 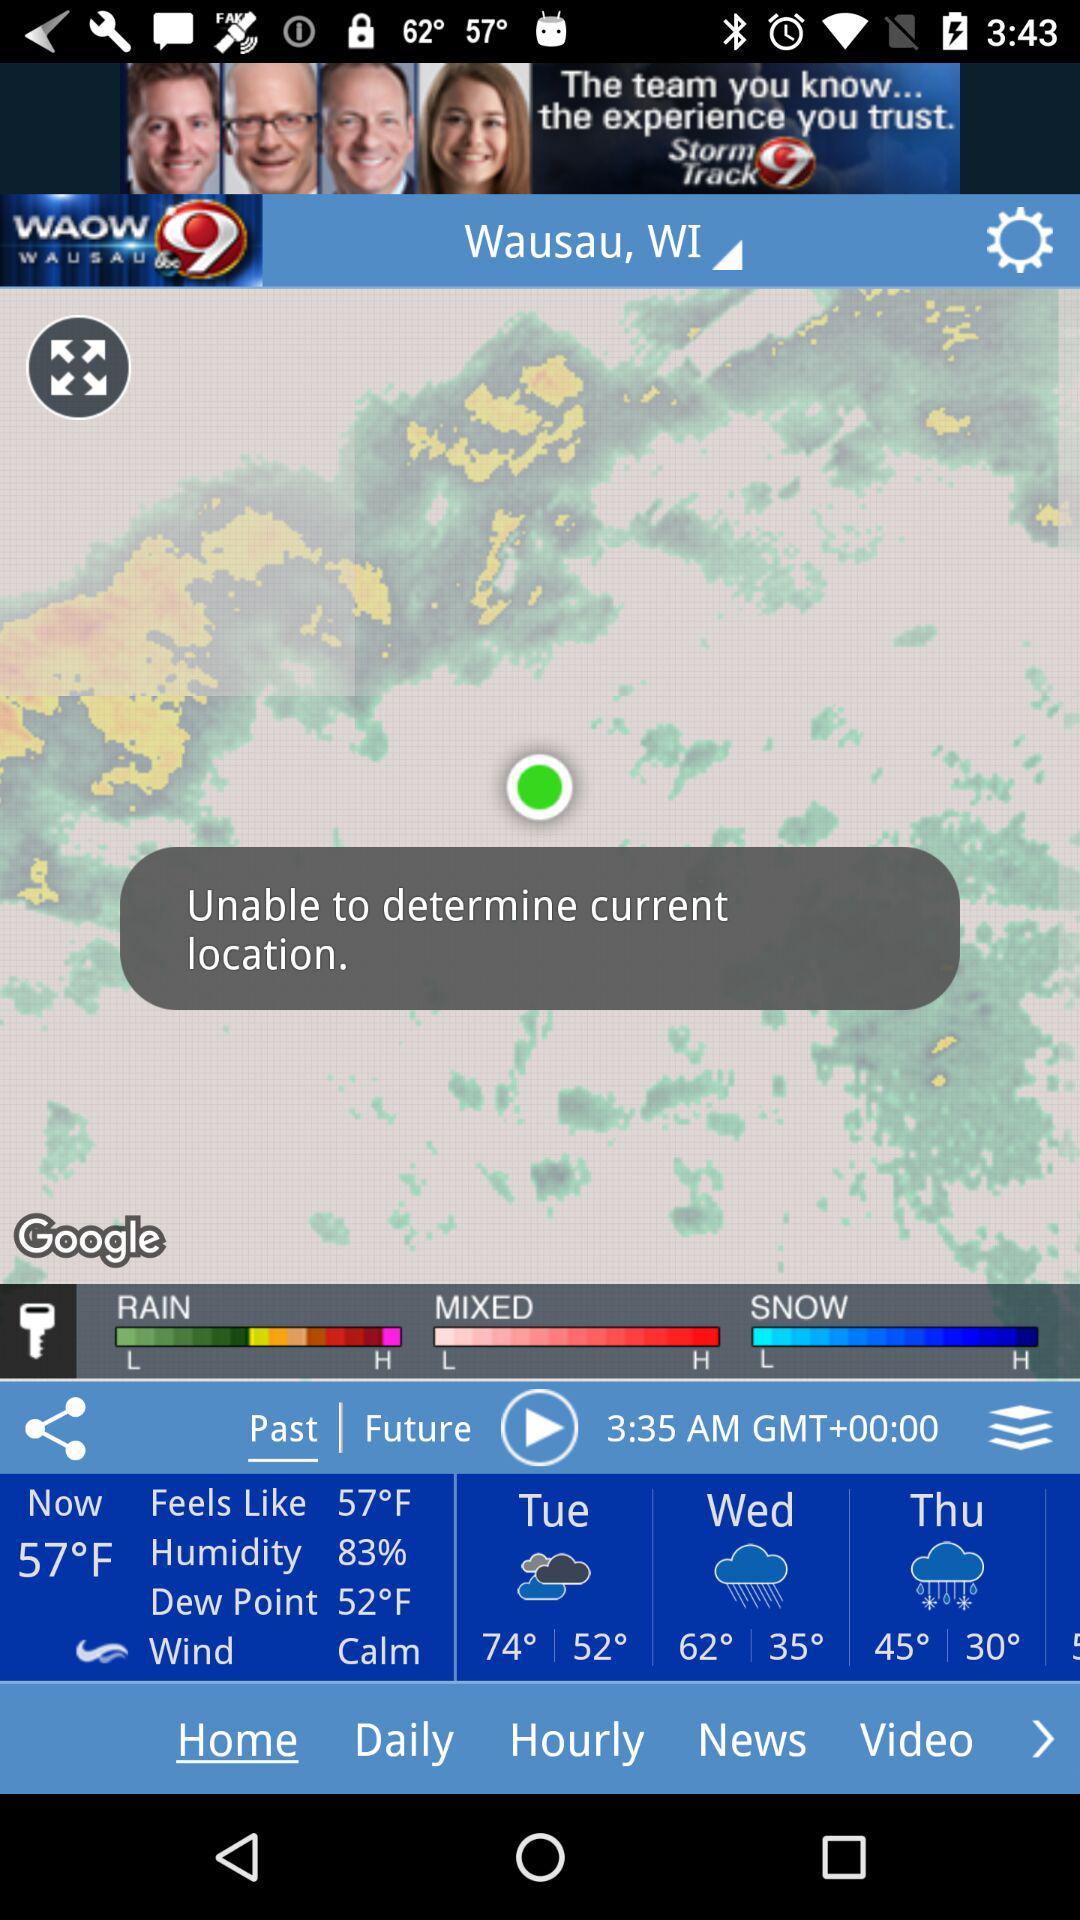 What do you see at coordinates (131, 240) in the screenshot?
I see `the volume icon` at bounding box center [131, 240].